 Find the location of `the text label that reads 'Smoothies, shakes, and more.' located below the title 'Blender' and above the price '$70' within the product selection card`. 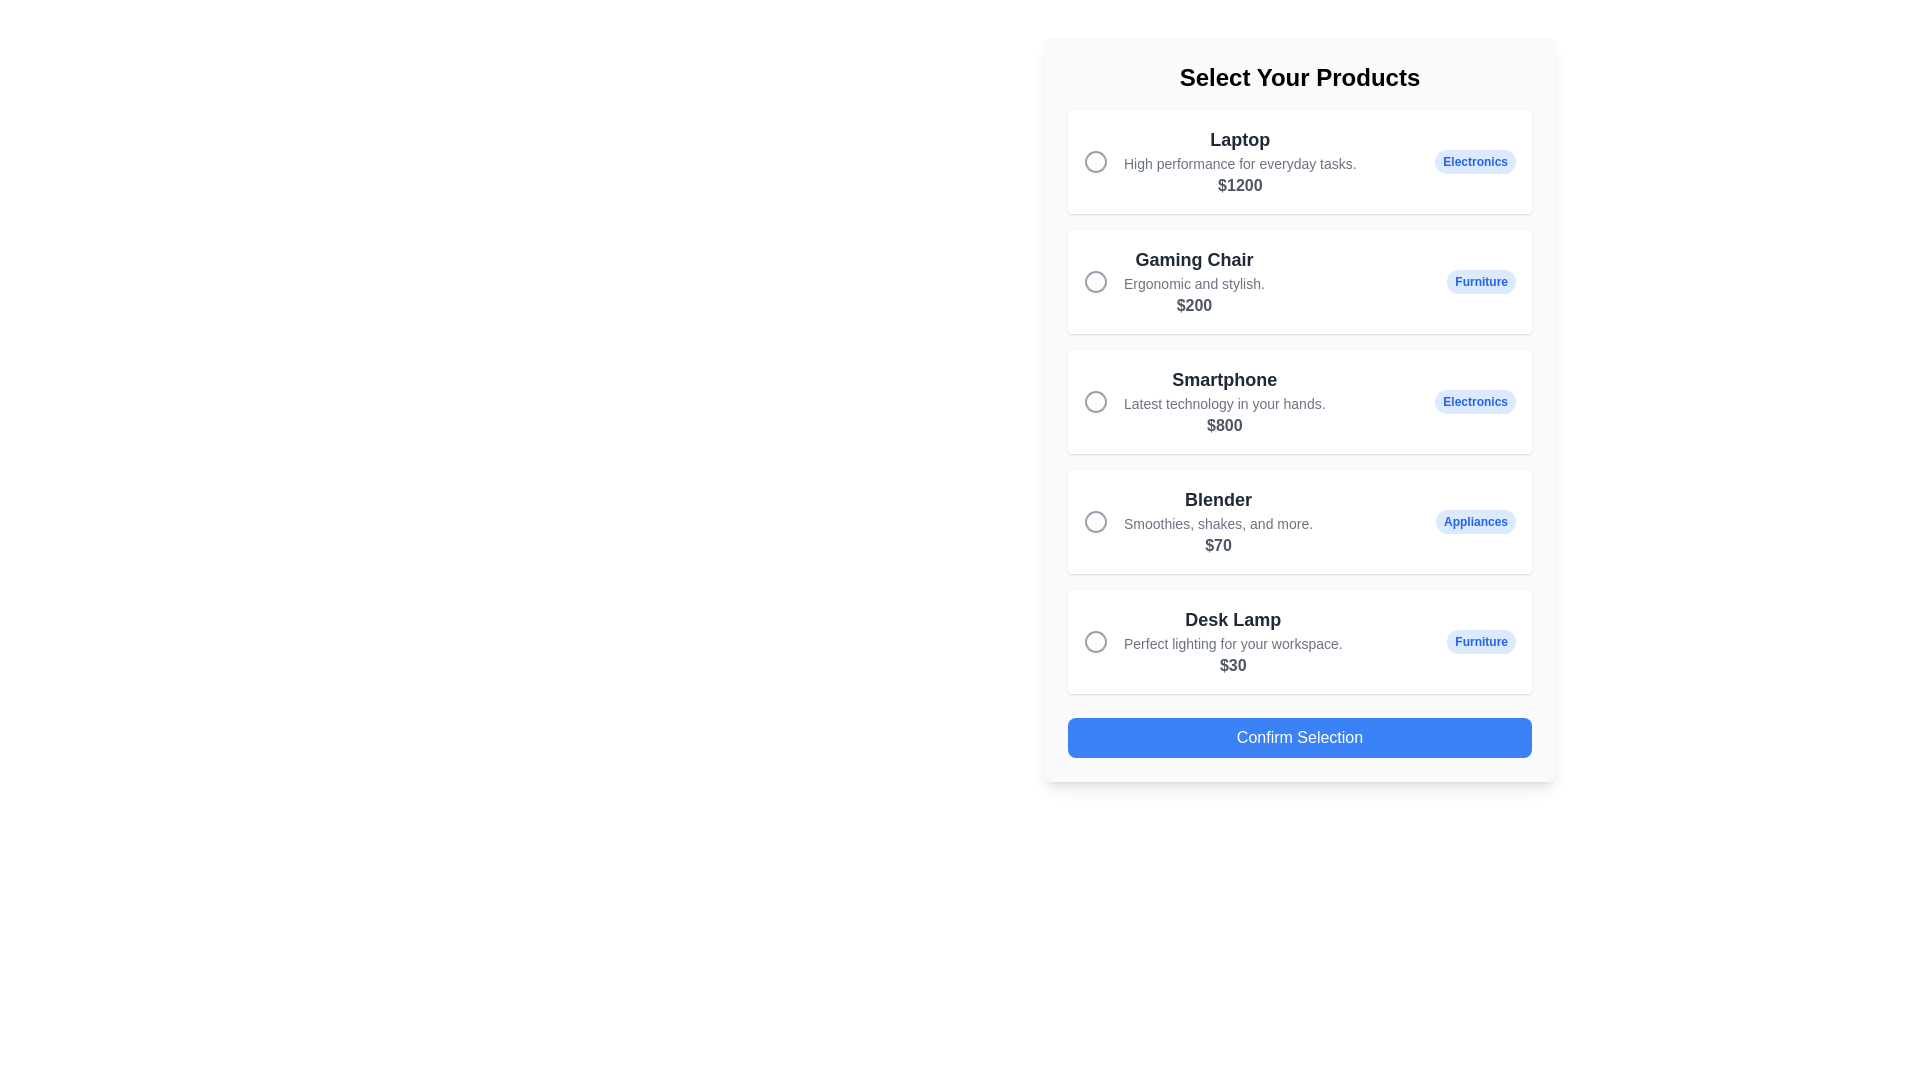

the text label that reads 'Smoothies, shakes, and more.' located below the title 'Blender' and above the price '$70' within the product selection card is located at coordinates (1217, 523).